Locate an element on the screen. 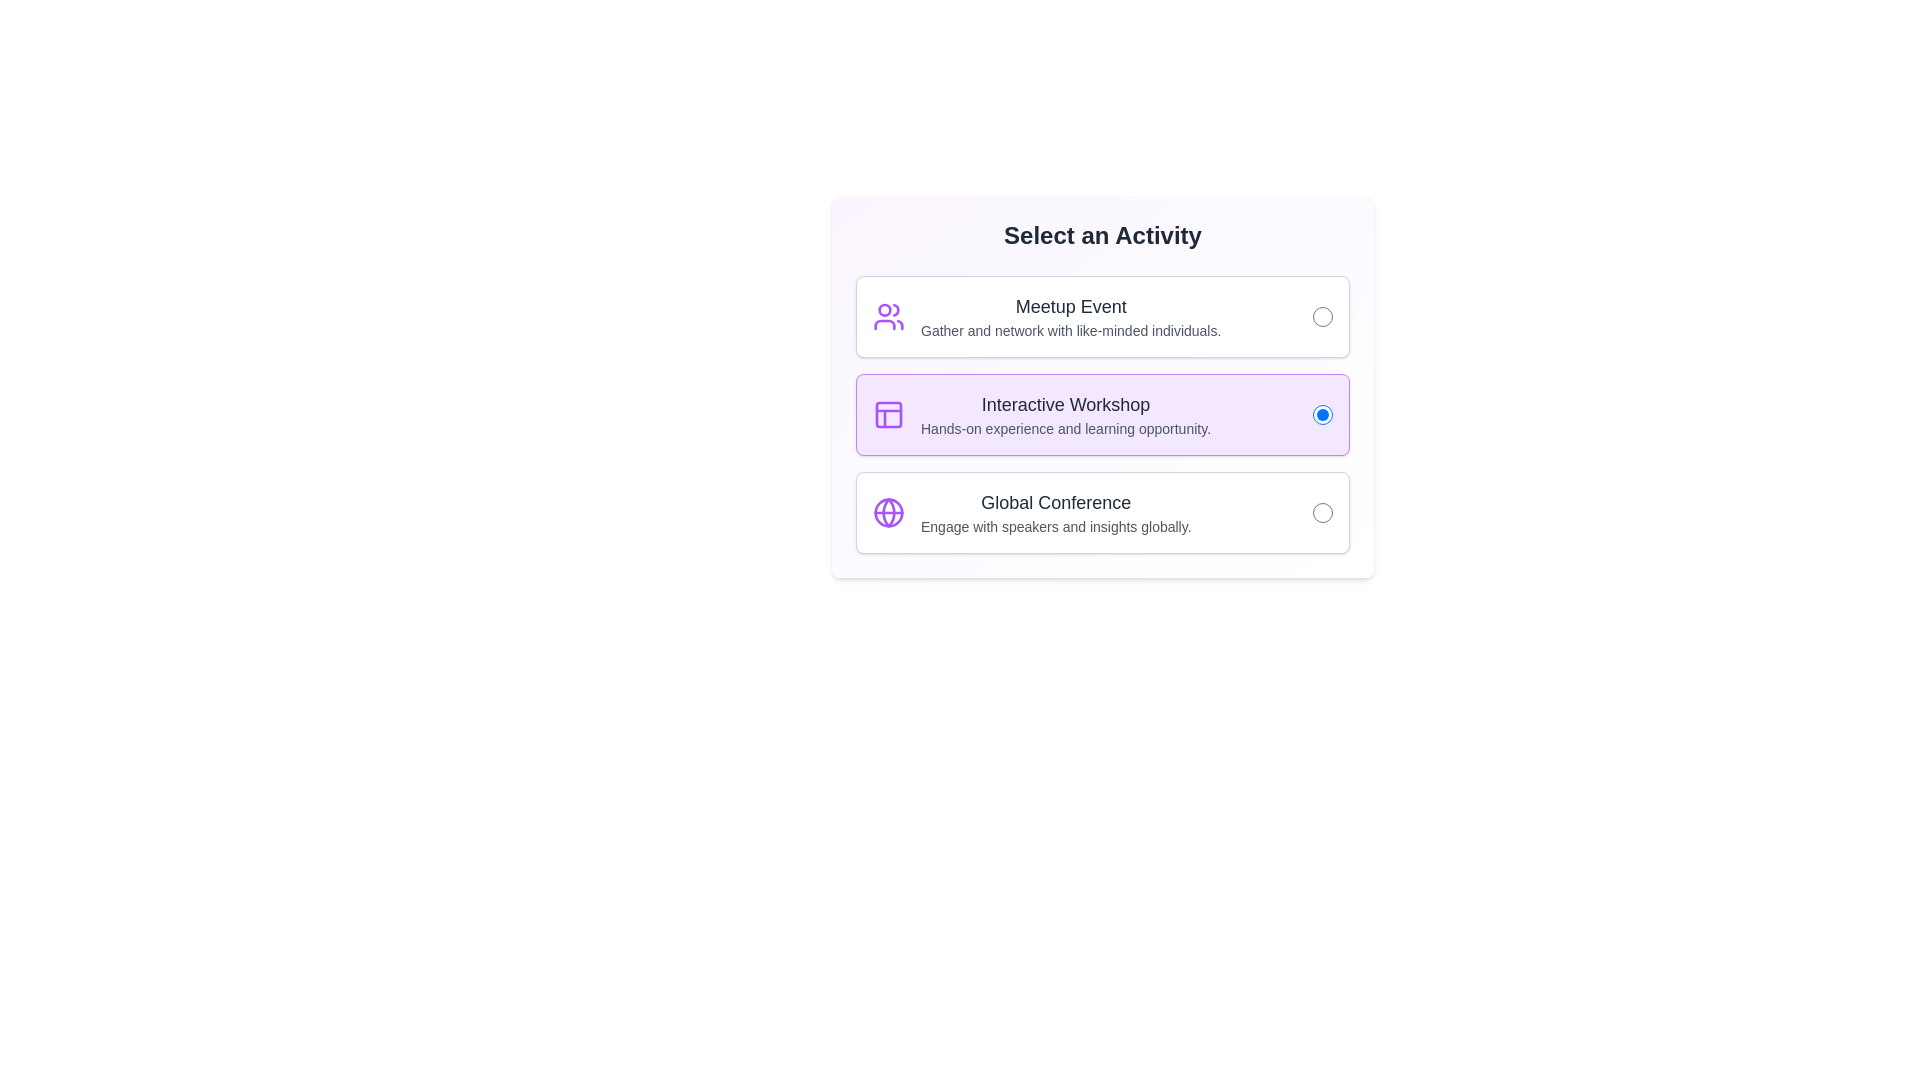 Image resolution: width=1920 pixels, height=1080 pixels. the radio button on the extreme right of the topmost card in the 'Meetup Event' section is located at coordinates (1323, 315).